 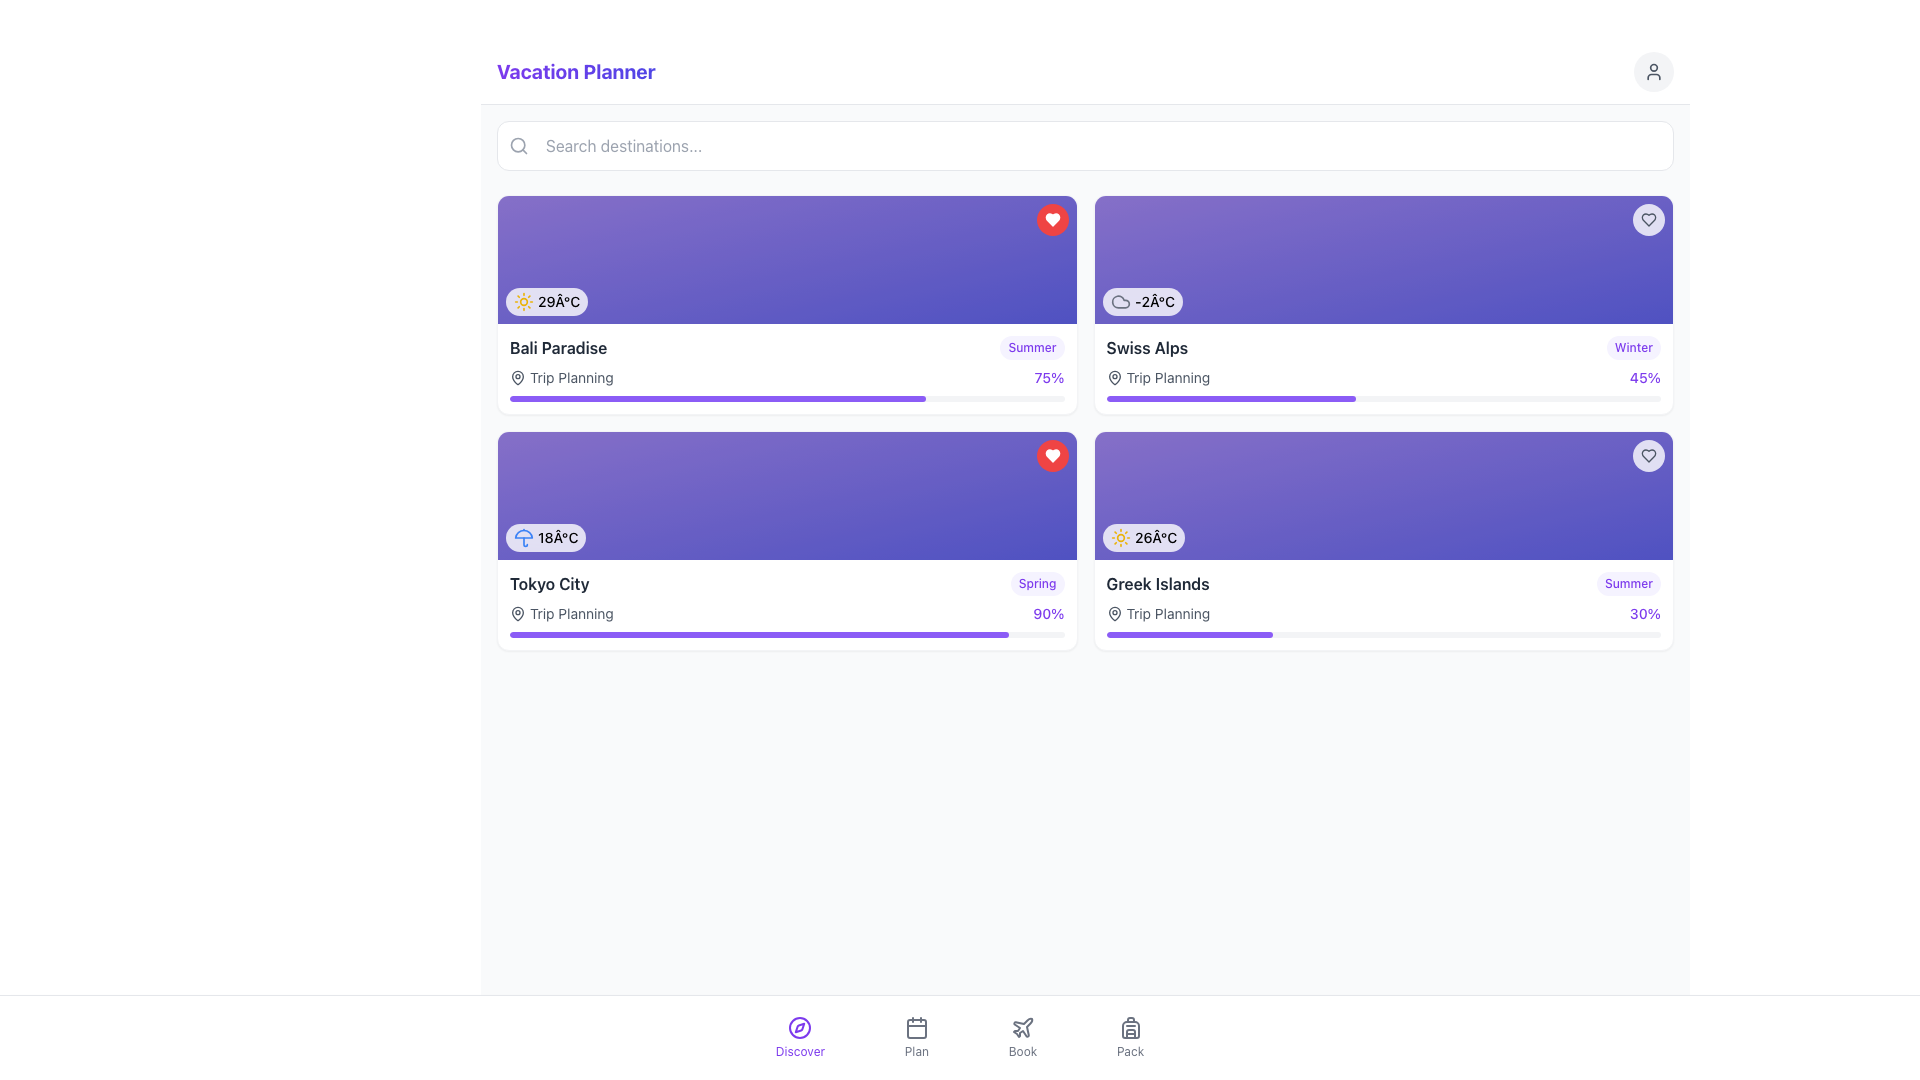 What do you see at coordinates (560, 612) in the screenshot?
I see `the 'Trip Planning' label with icon located at the bottom of the 'Tokyo City' card for accessibility tools` at bounding box center [560, 612].